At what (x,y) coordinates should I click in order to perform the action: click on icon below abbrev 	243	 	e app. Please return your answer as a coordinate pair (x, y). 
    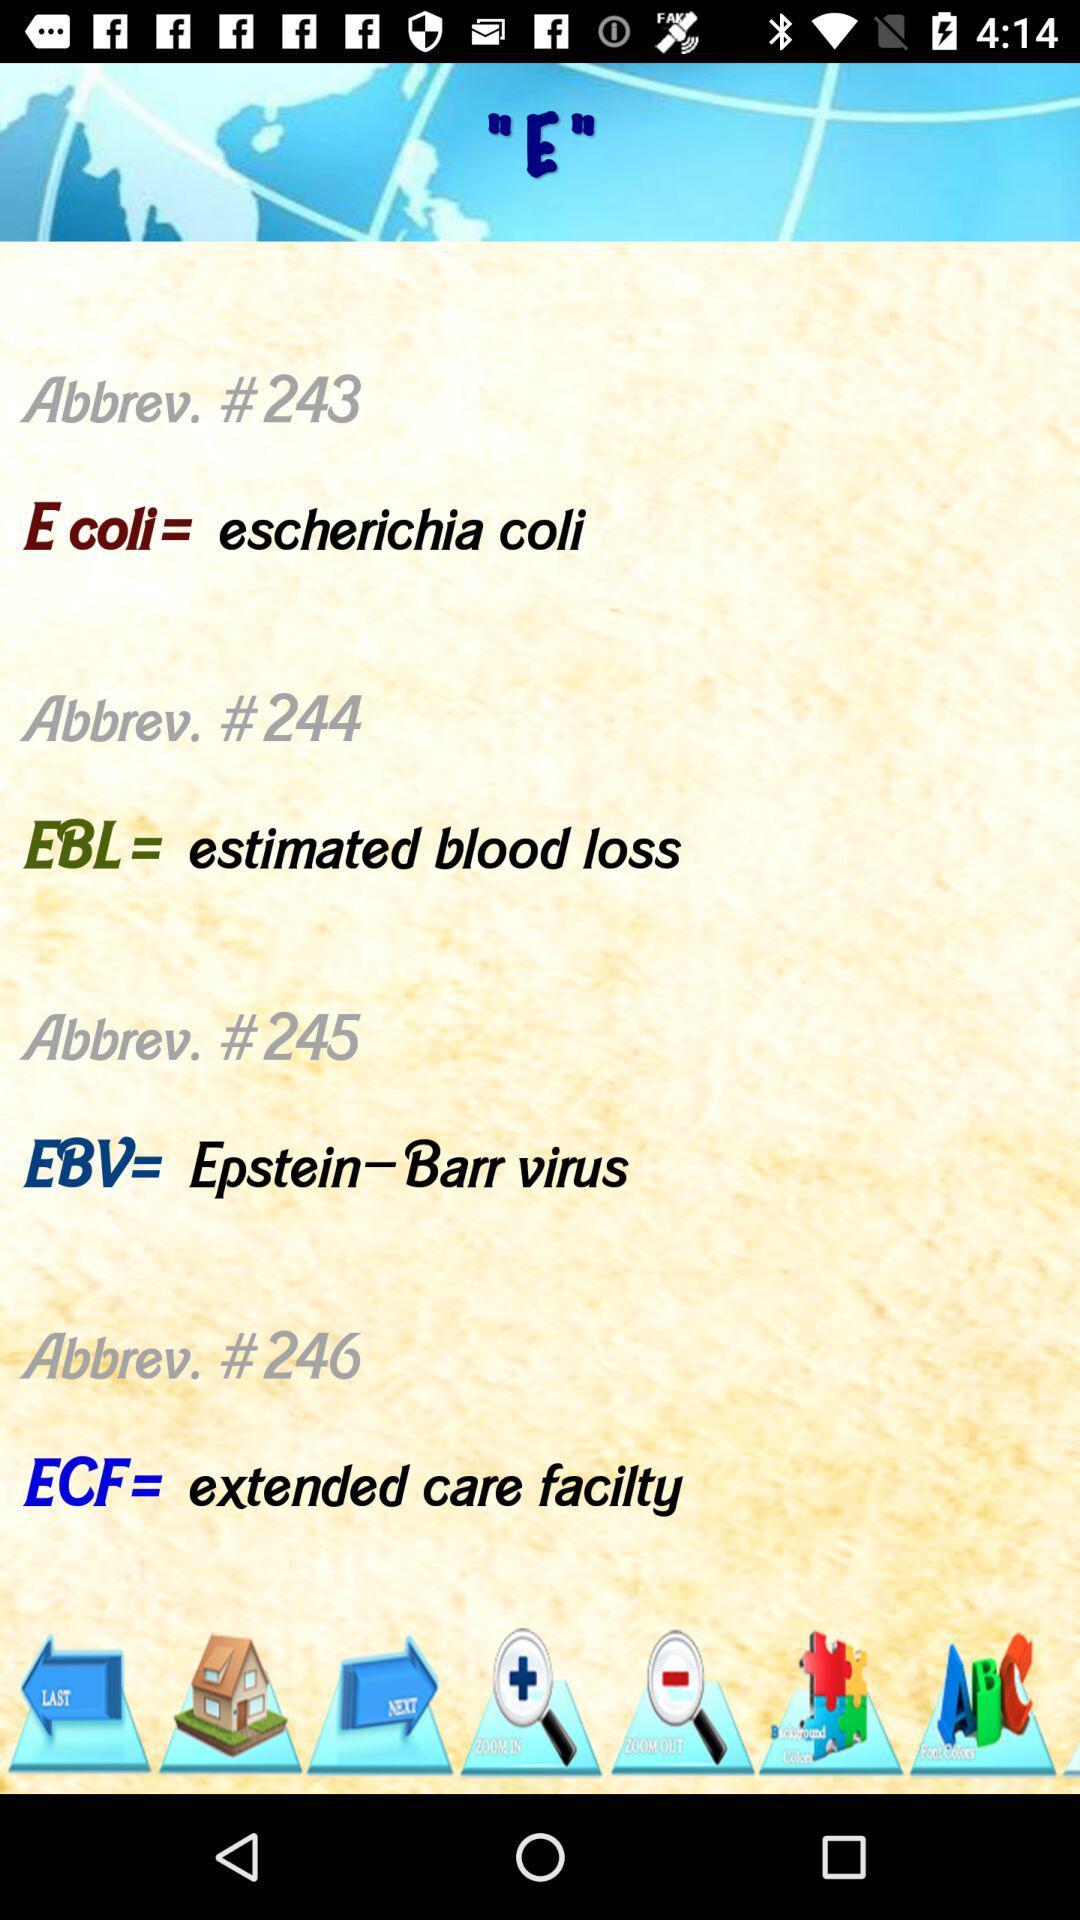
    Looking at the image, I should click on (1068, 1702).